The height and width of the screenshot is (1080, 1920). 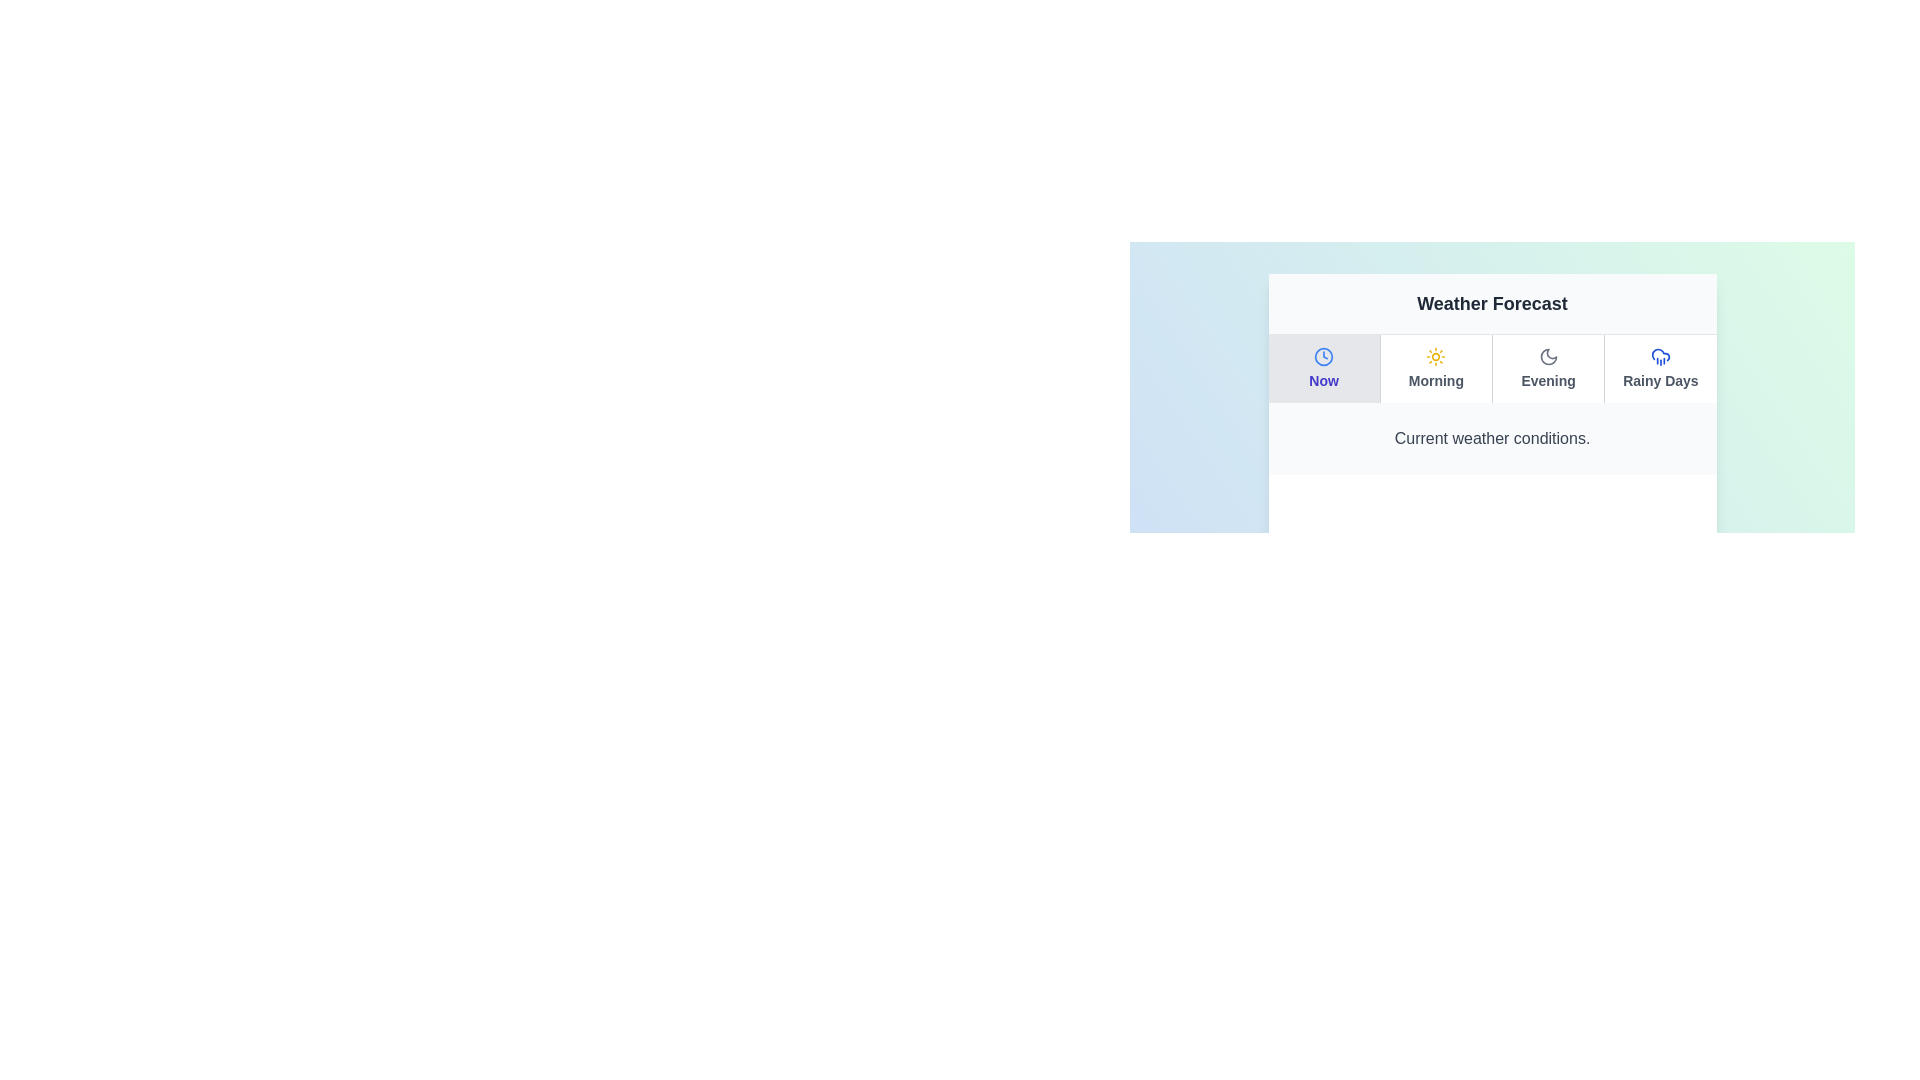 What do you see at coordinates (1660, 356) in the screenshot?
I see `the blue cloud and rain icon representing rainy weather, located near the text 'Rainy Days', aligned to the right within the row of weather conditions options` at bounding box center [1660, 356].